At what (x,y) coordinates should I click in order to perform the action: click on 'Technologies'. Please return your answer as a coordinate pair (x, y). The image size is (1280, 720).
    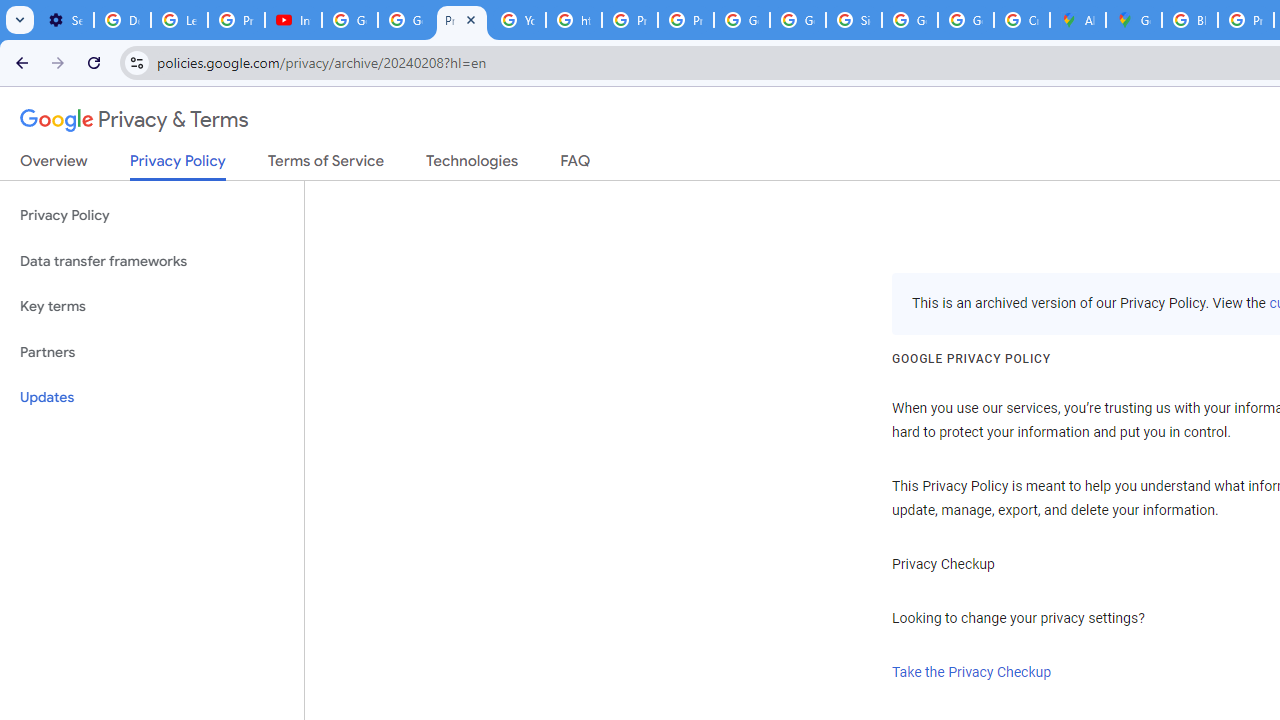
    Looking at the image, I should click on (471, 164).